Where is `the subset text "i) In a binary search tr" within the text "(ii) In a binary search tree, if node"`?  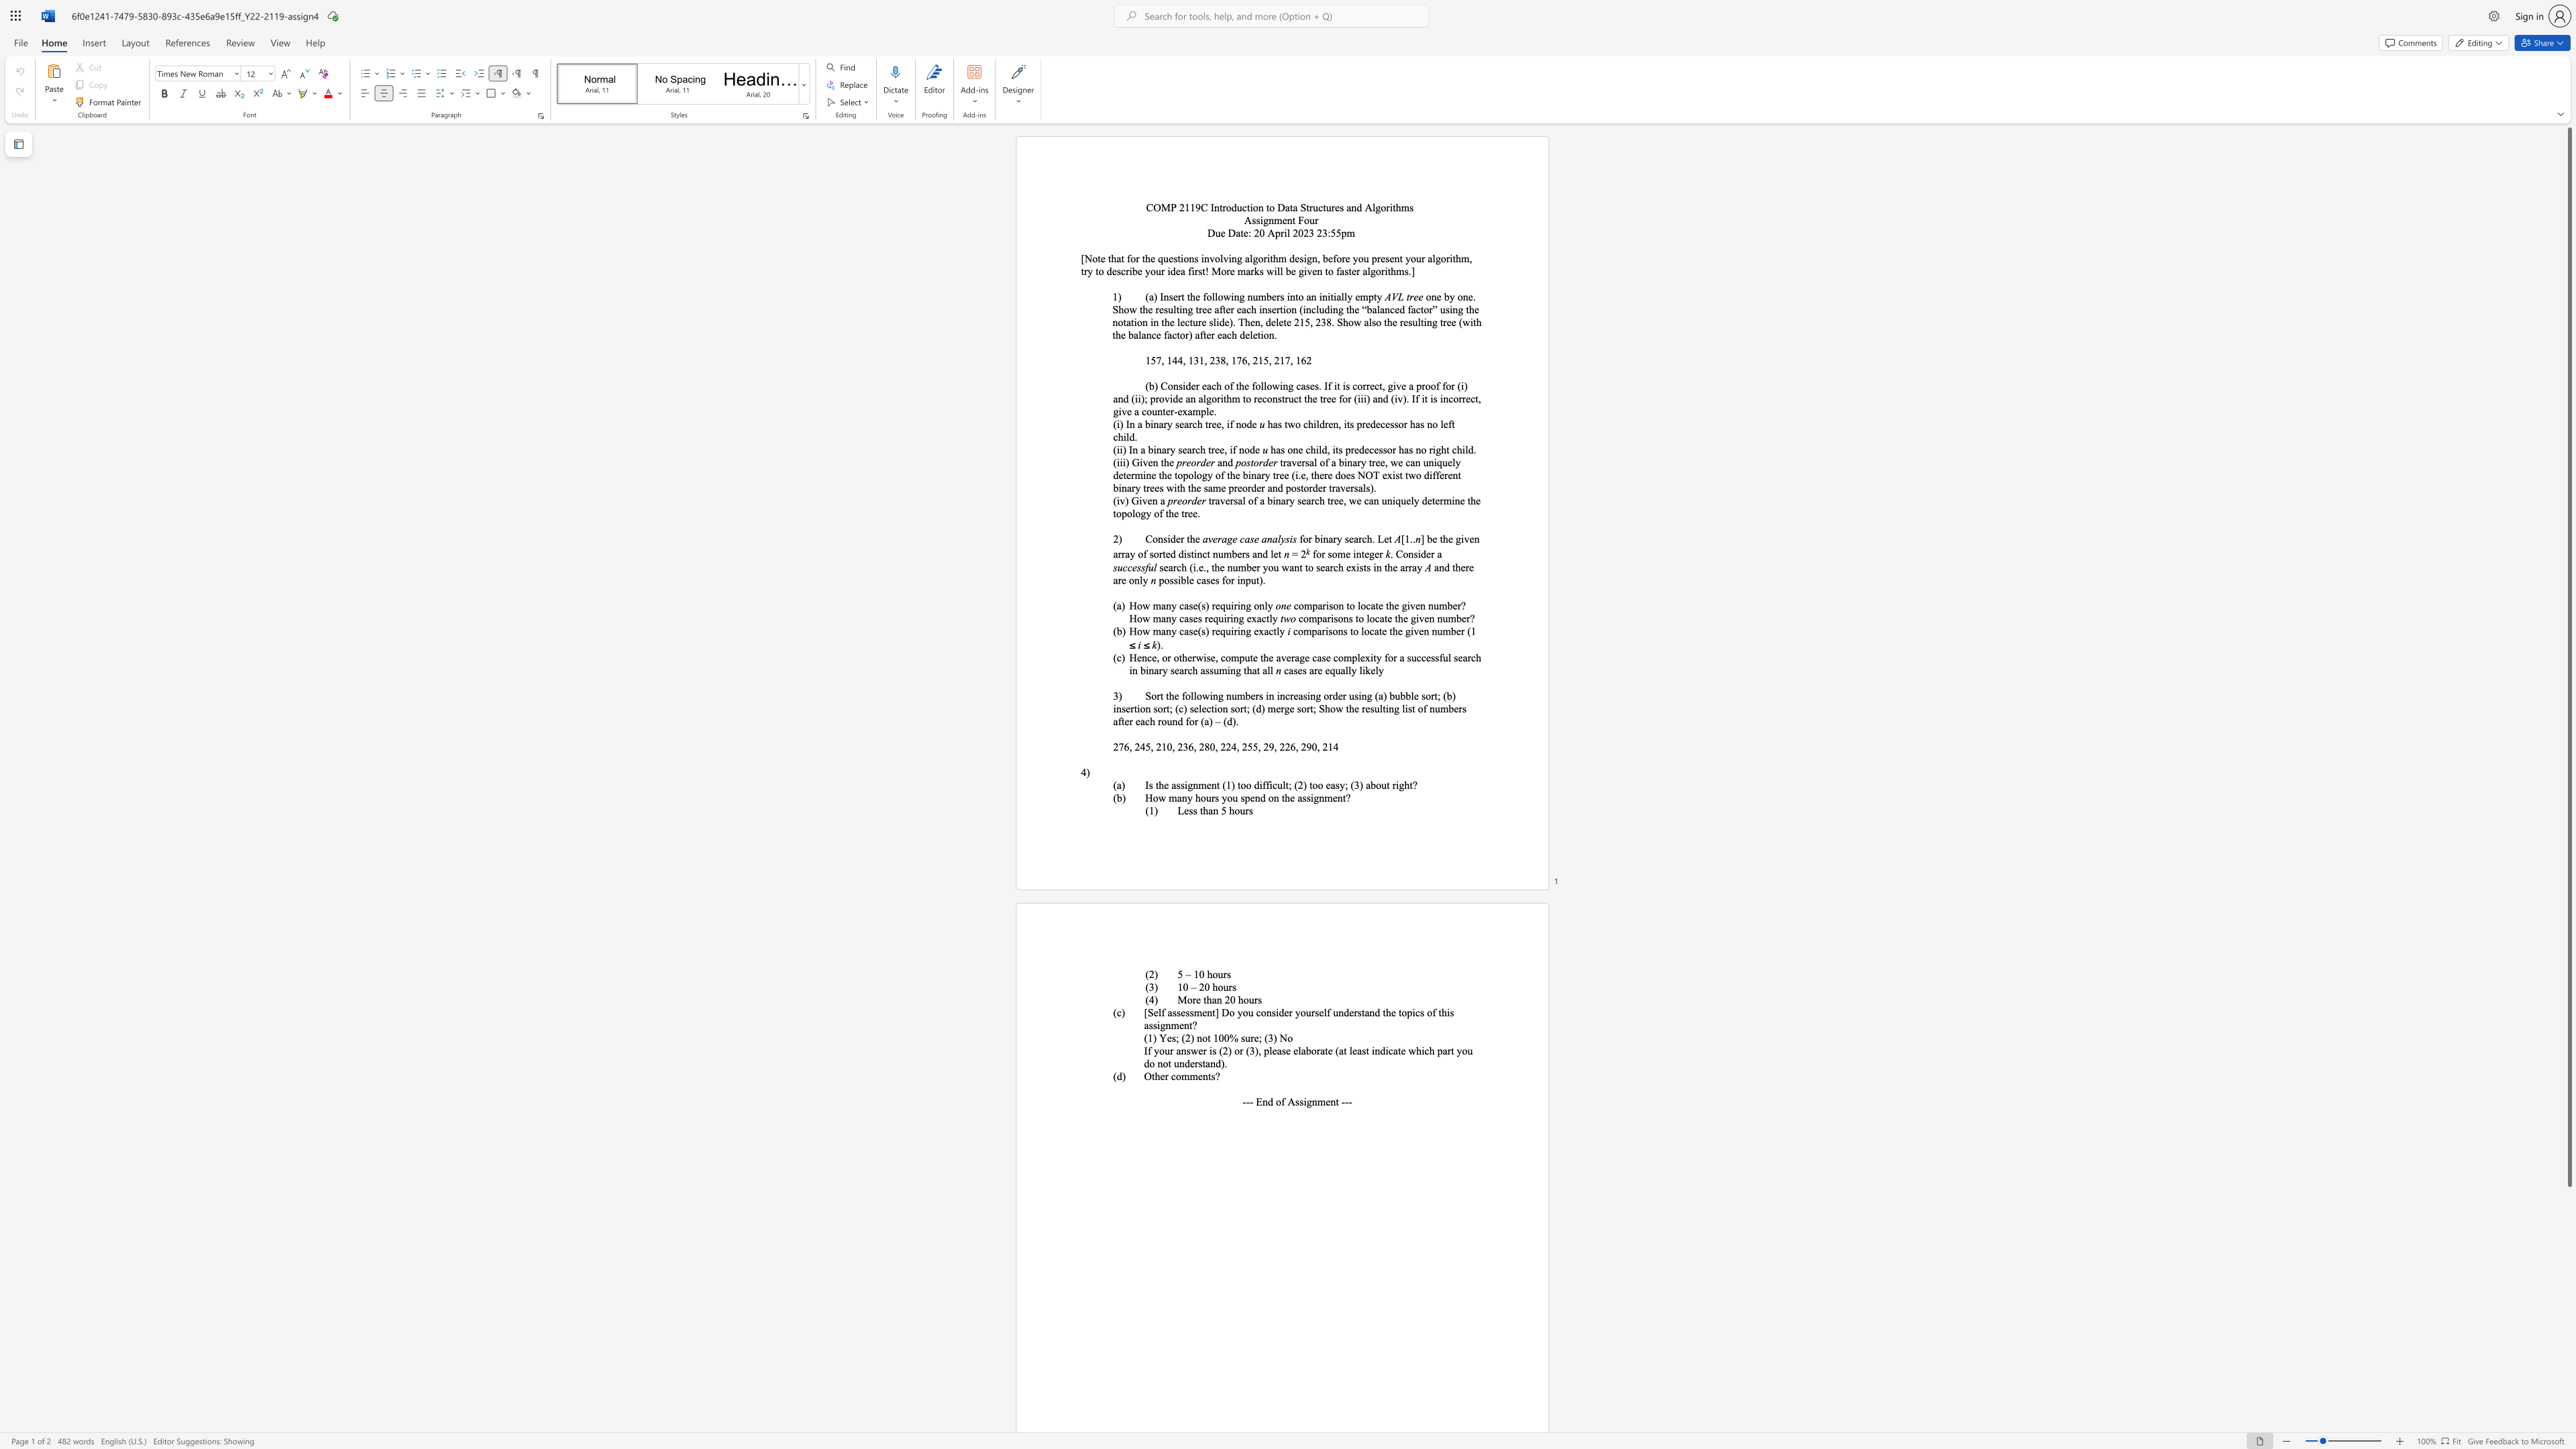
the subset text "i) In a binary search tr" within the text "(ii) In a binary search tree, if node" is located at coordinates (1119, 449).